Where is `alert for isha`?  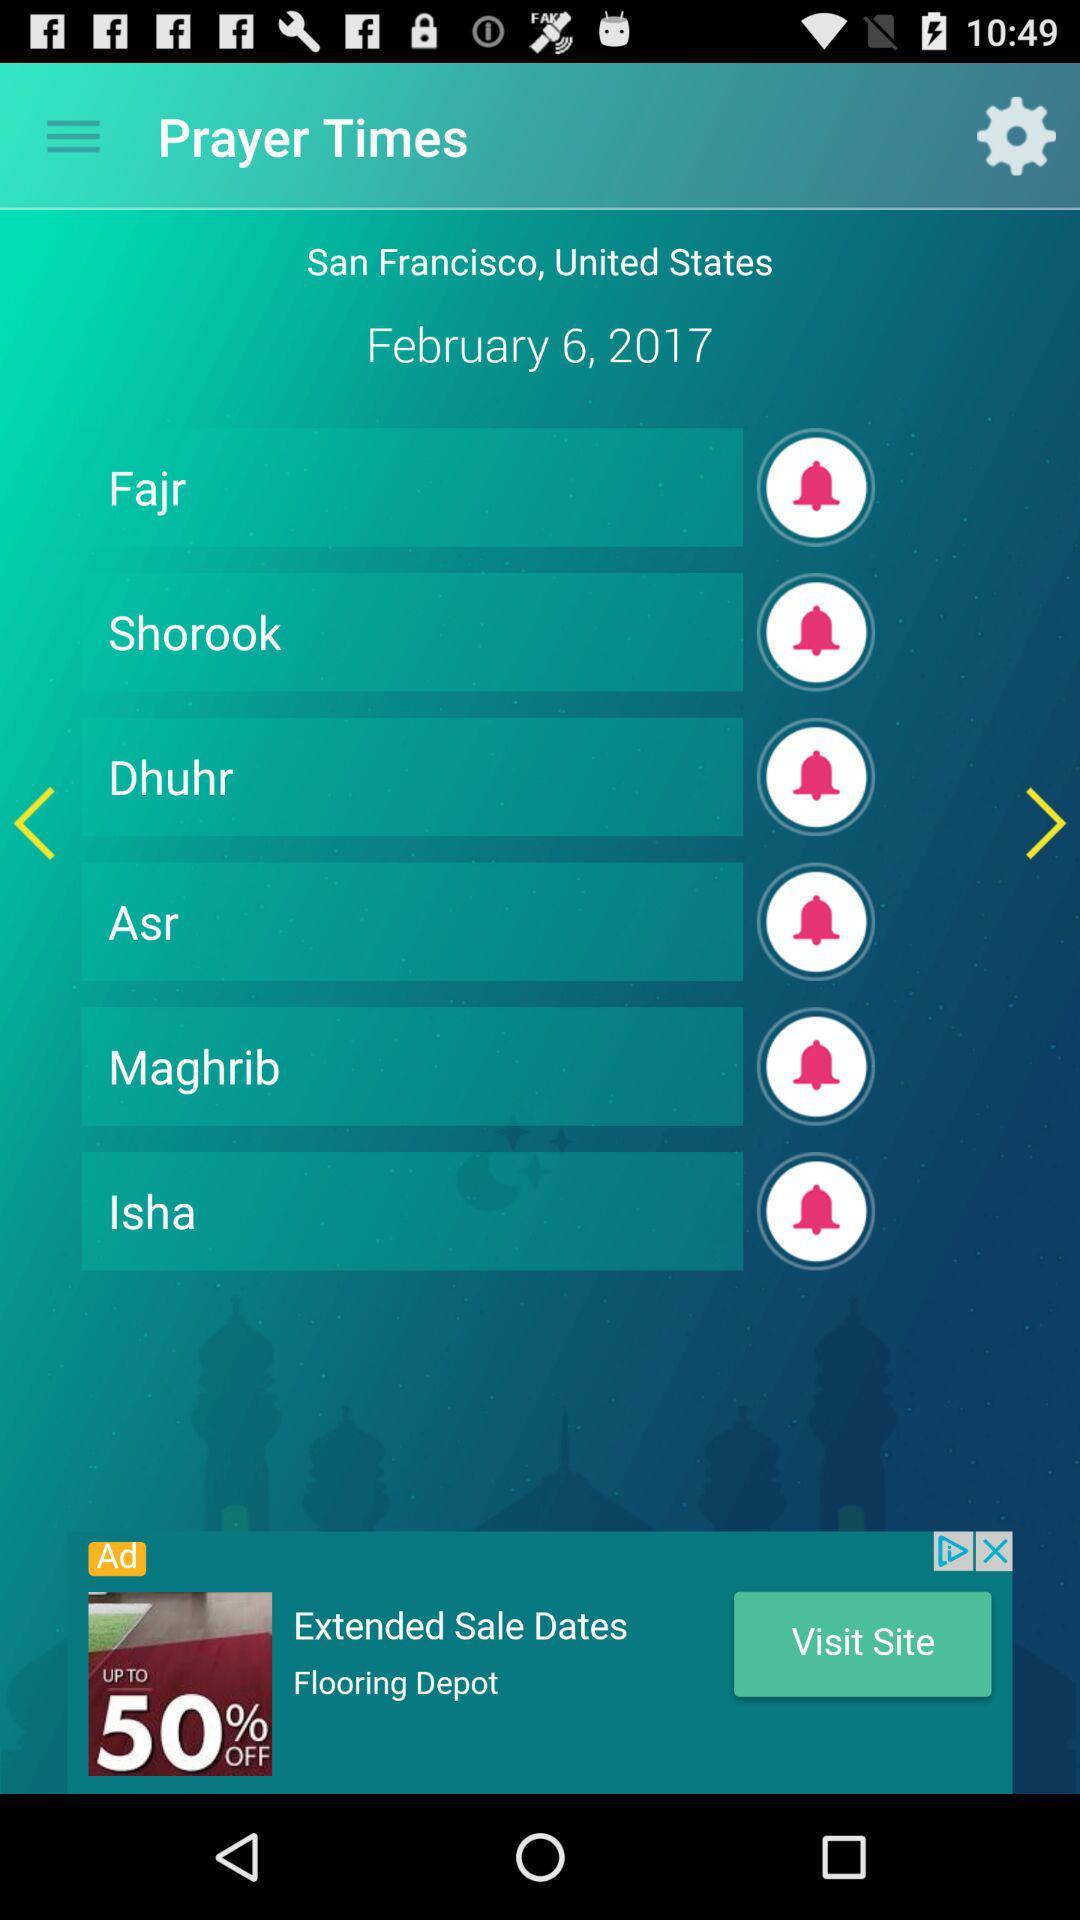 alert for isha is located at coordinates (816, 1210).